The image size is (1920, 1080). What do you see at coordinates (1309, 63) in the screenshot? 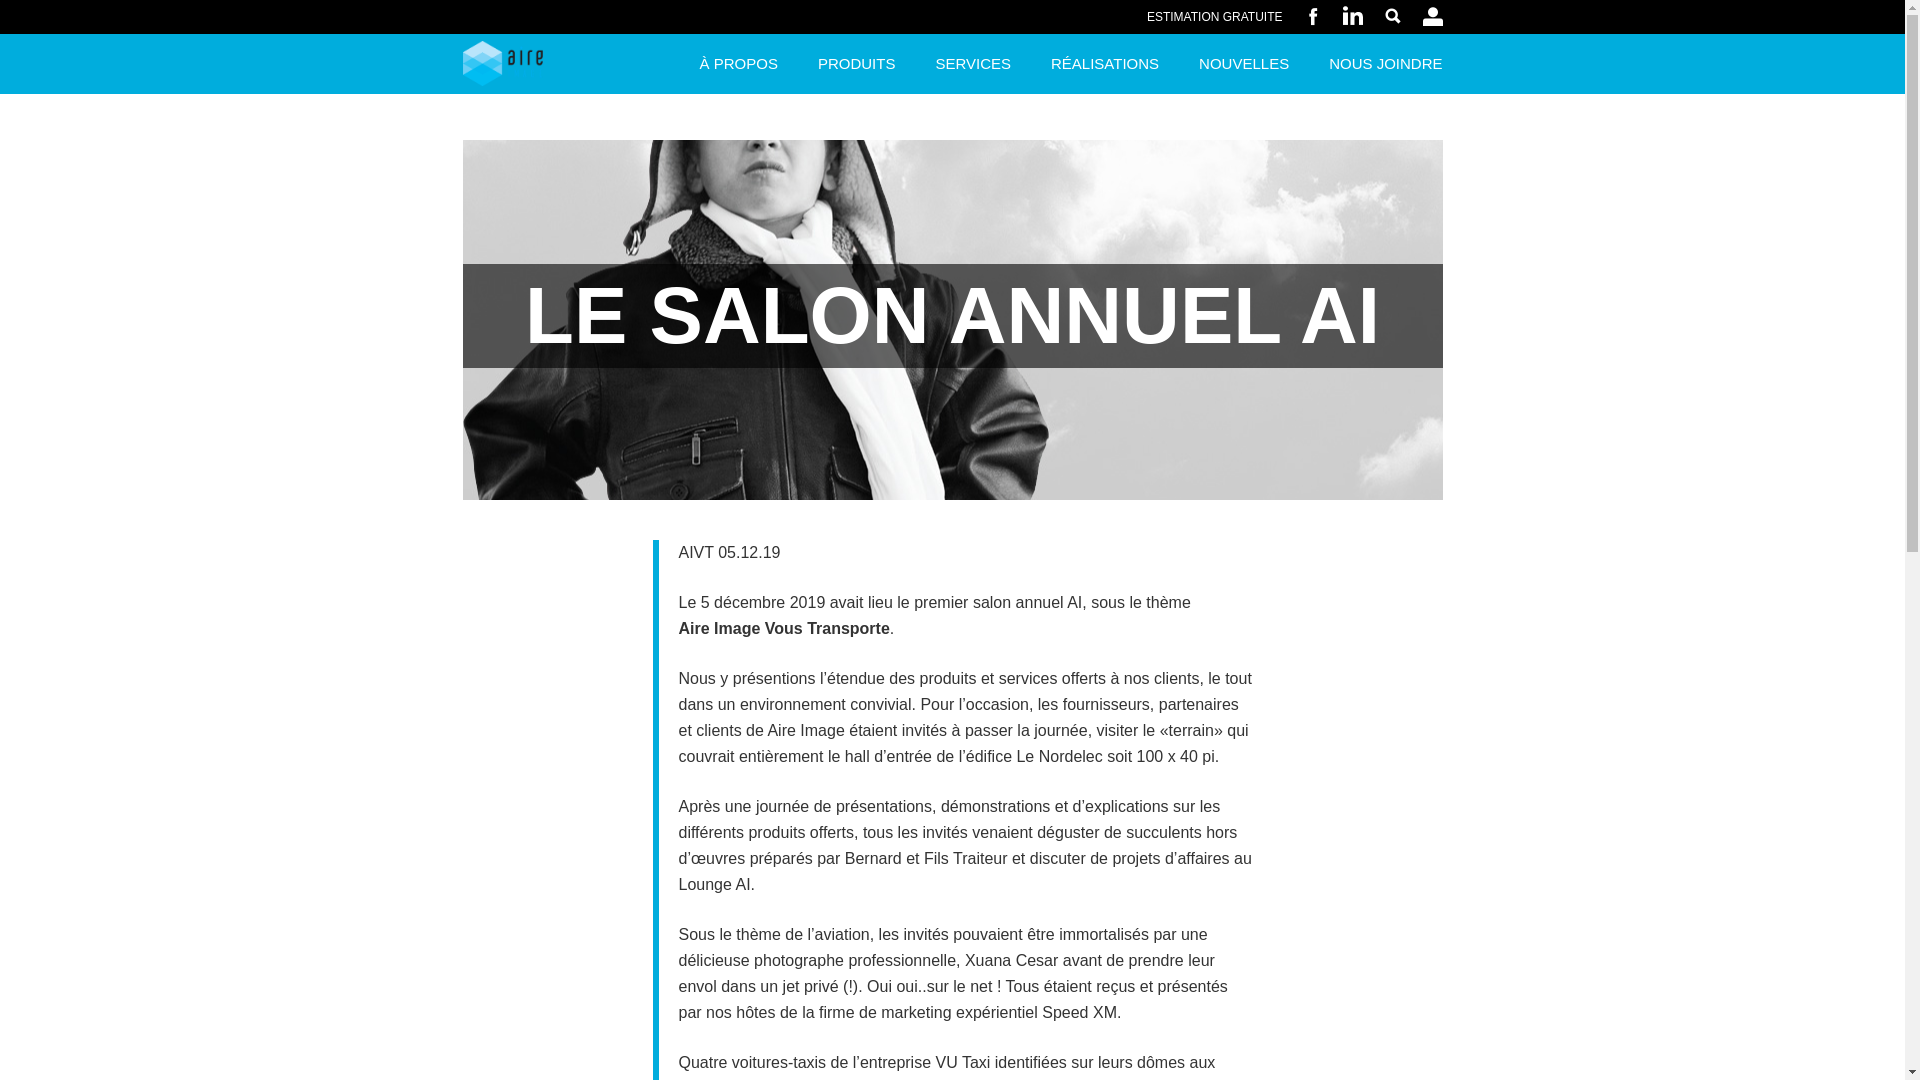
I see `'NOUS JOINDRE'` at bounding box center [1309, 63].